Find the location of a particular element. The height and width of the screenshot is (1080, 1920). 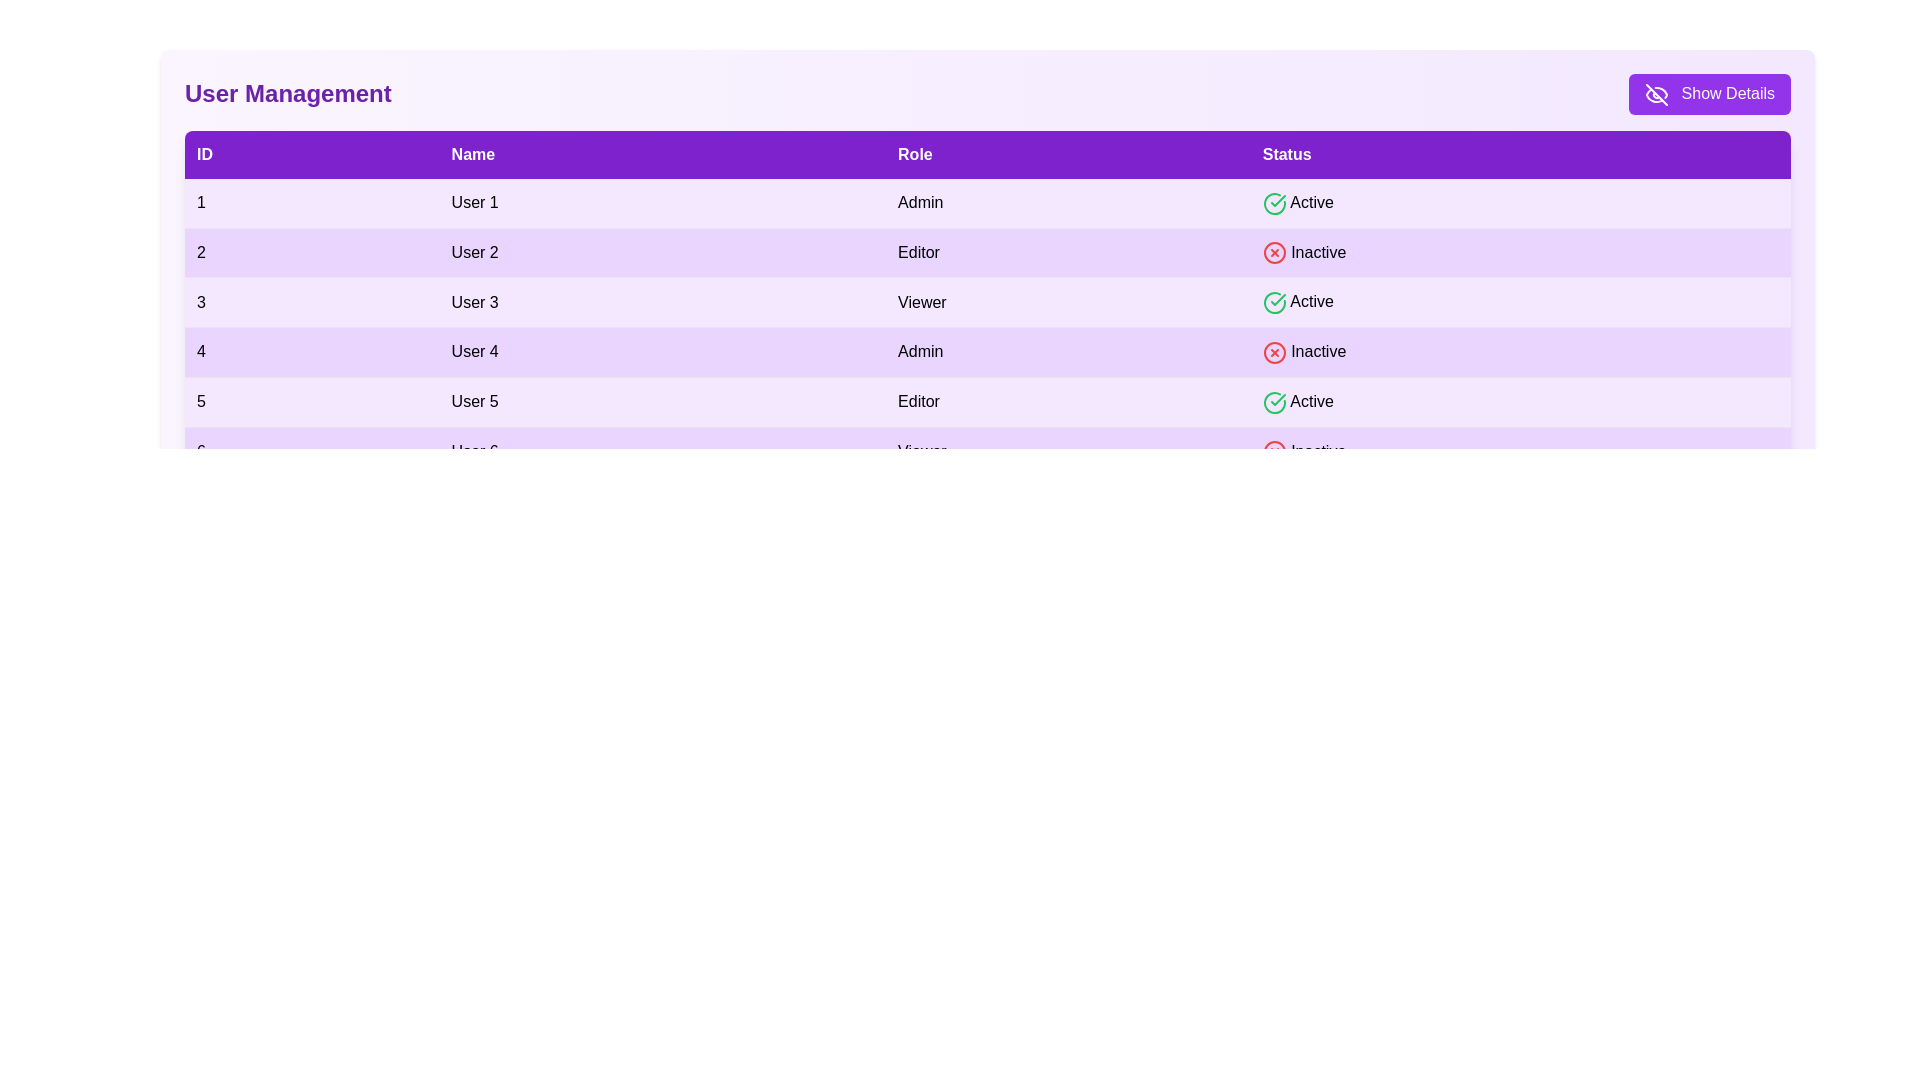

the ID header to sort the table by that column is located at coordinates (311, 153).